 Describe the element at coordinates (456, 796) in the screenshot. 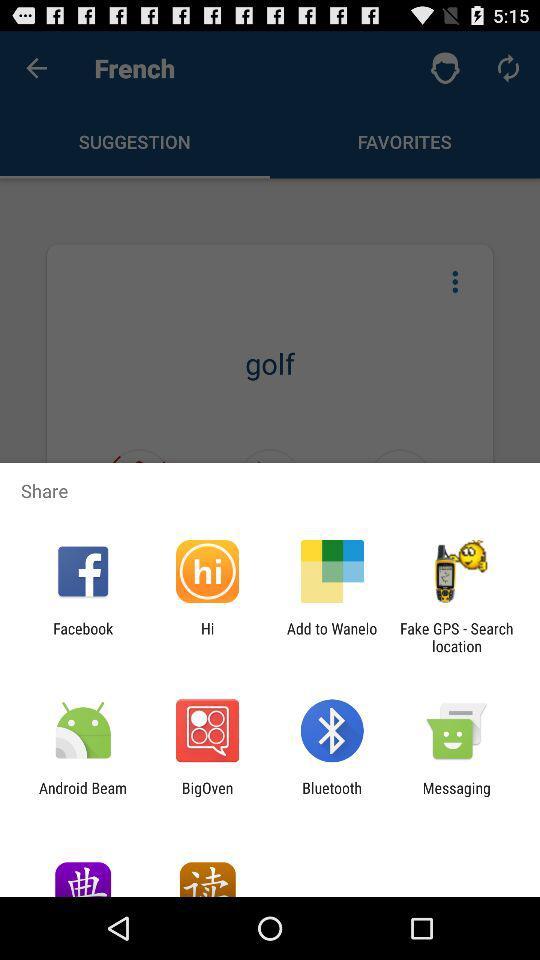

I see `the item next to the bluetooth icon` at that location.